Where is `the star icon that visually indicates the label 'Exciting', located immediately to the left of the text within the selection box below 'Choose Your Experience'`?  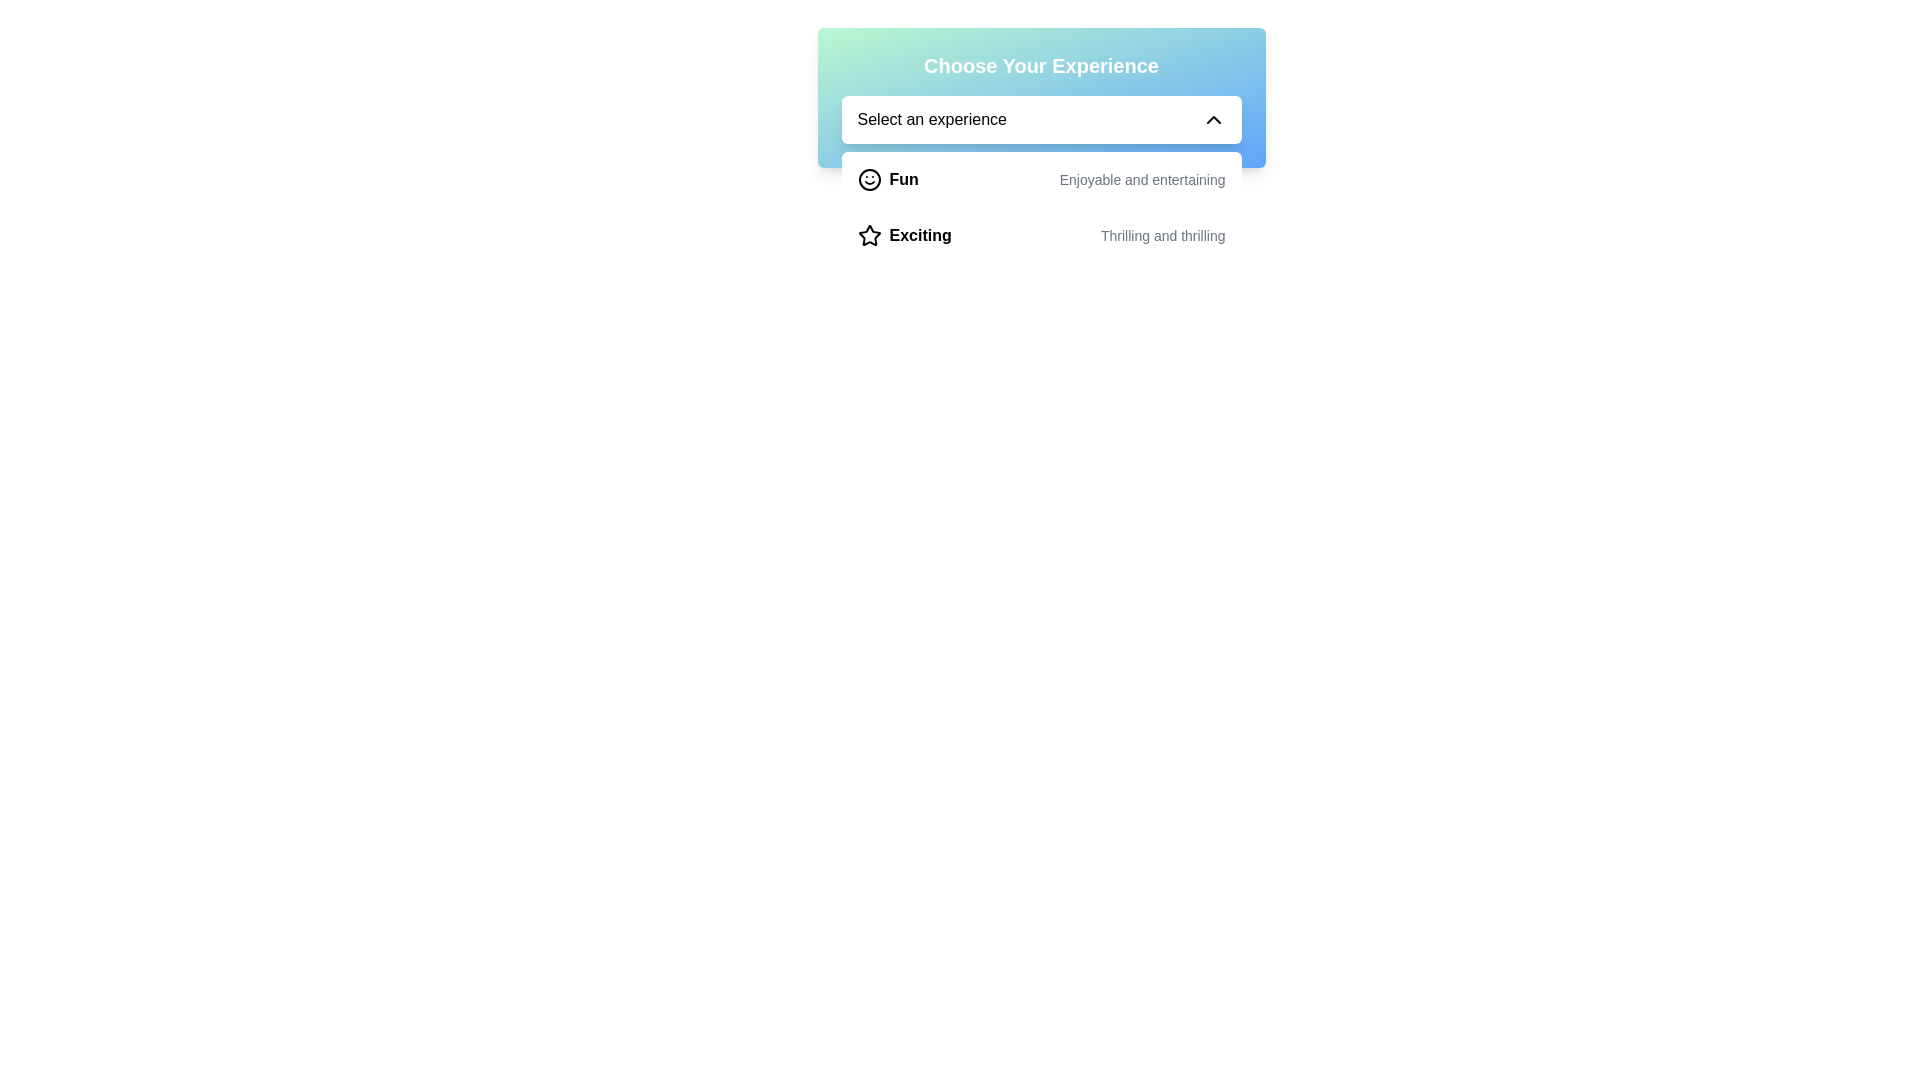 the star icon that visually indicates the label 'Exciting', located immediately to the left of the text within the selection box below 'Choose Your Experience' is located at coordinates (869, 234).